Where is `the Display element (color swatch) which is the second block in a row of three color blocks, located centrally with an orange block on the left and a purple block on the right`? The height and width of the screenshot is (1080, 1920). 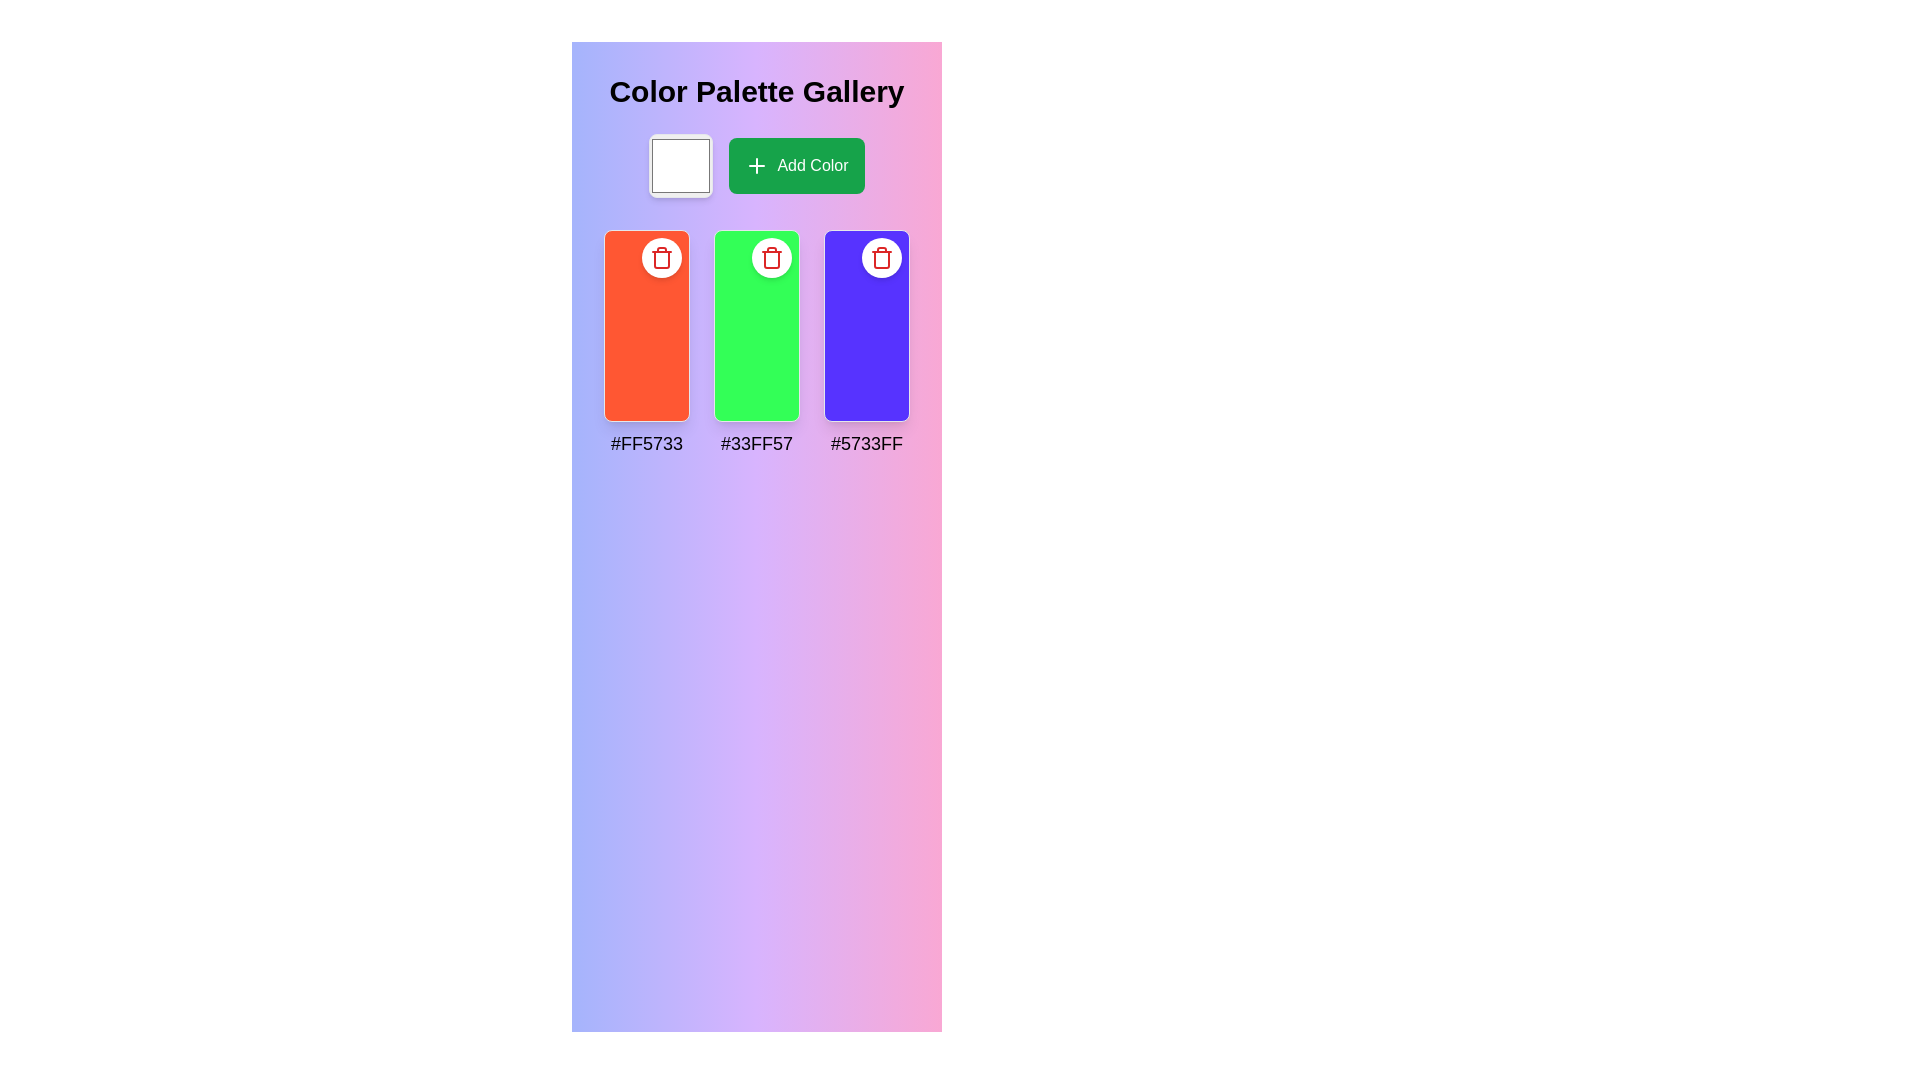 the Display element (color swatch) which is the second block in a row of three color blocks, located centrally with an orange block on the left and a purple block on the right is located at coordinates (756, 325).